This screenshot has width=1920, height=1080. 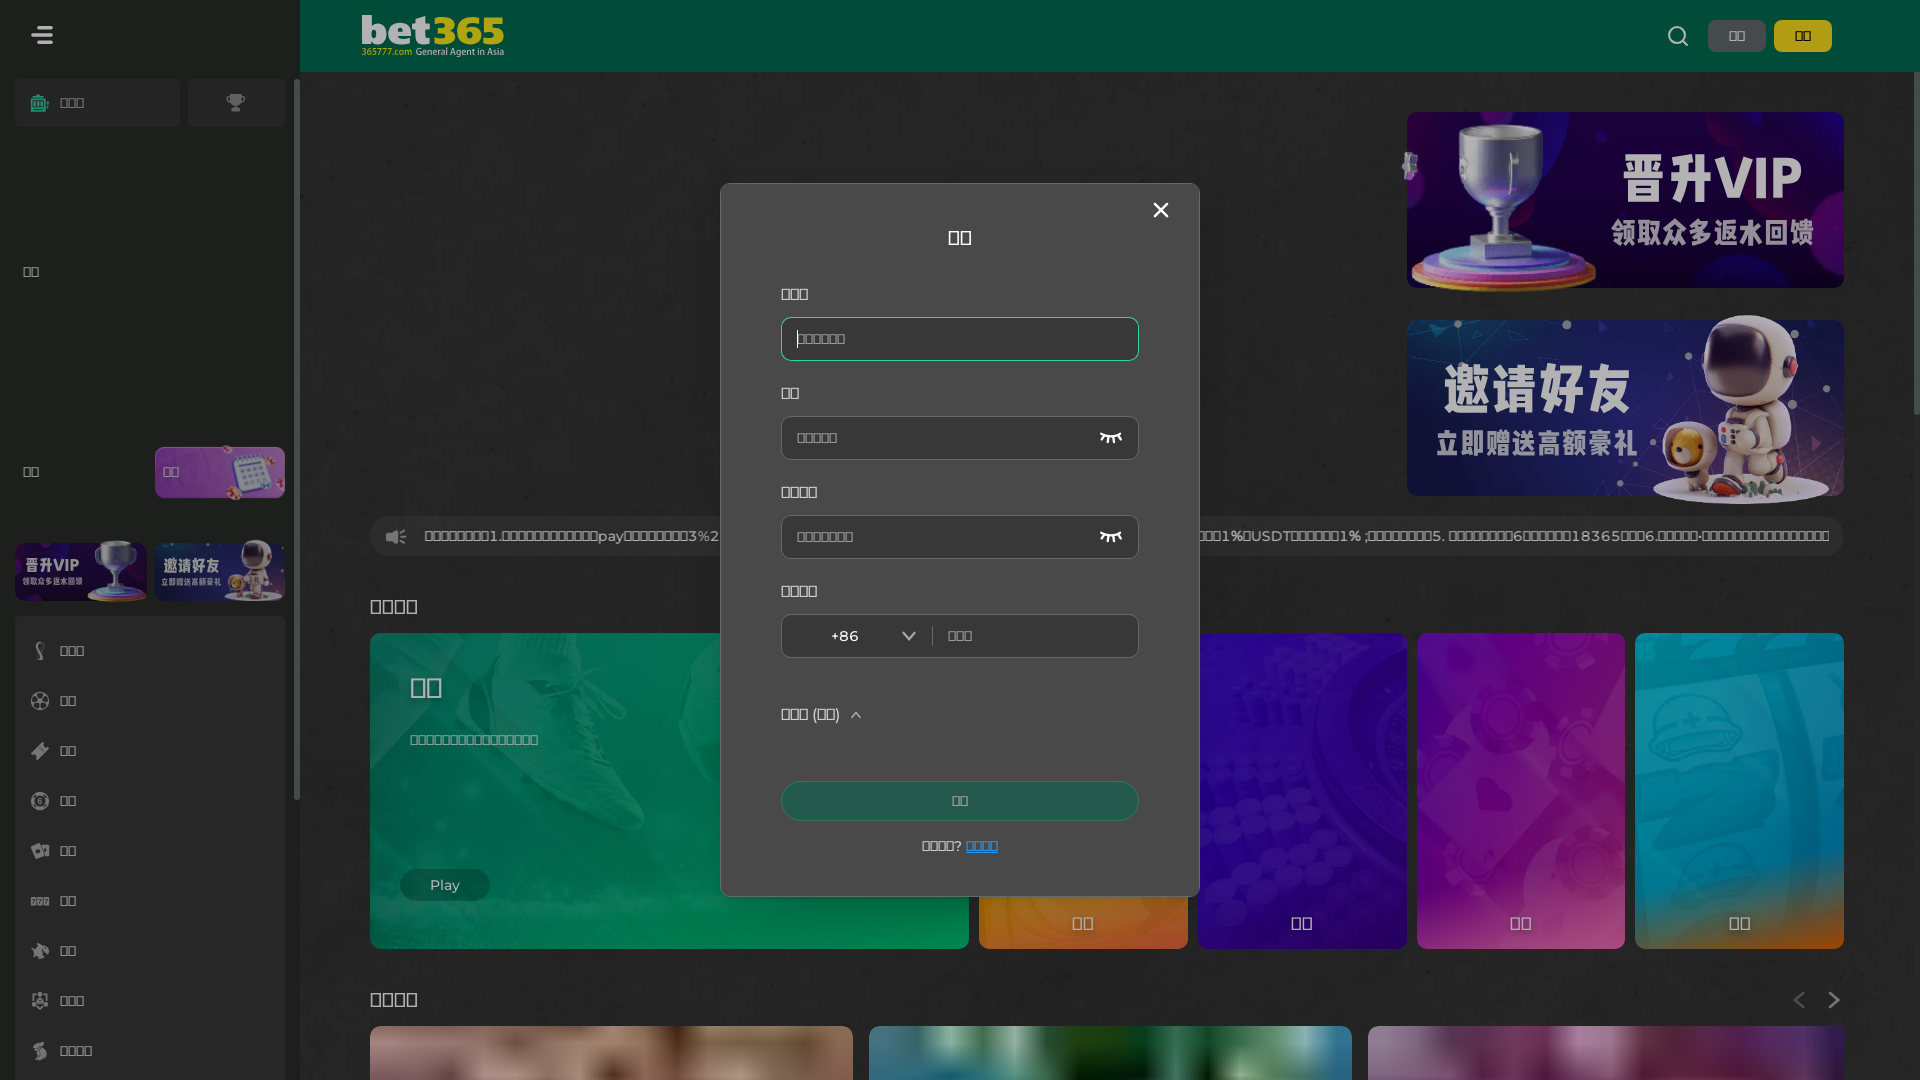 What do you see at coordinates (444, 855) in the screenshot?
I see `'Play'` at bounding box center [444, 855].